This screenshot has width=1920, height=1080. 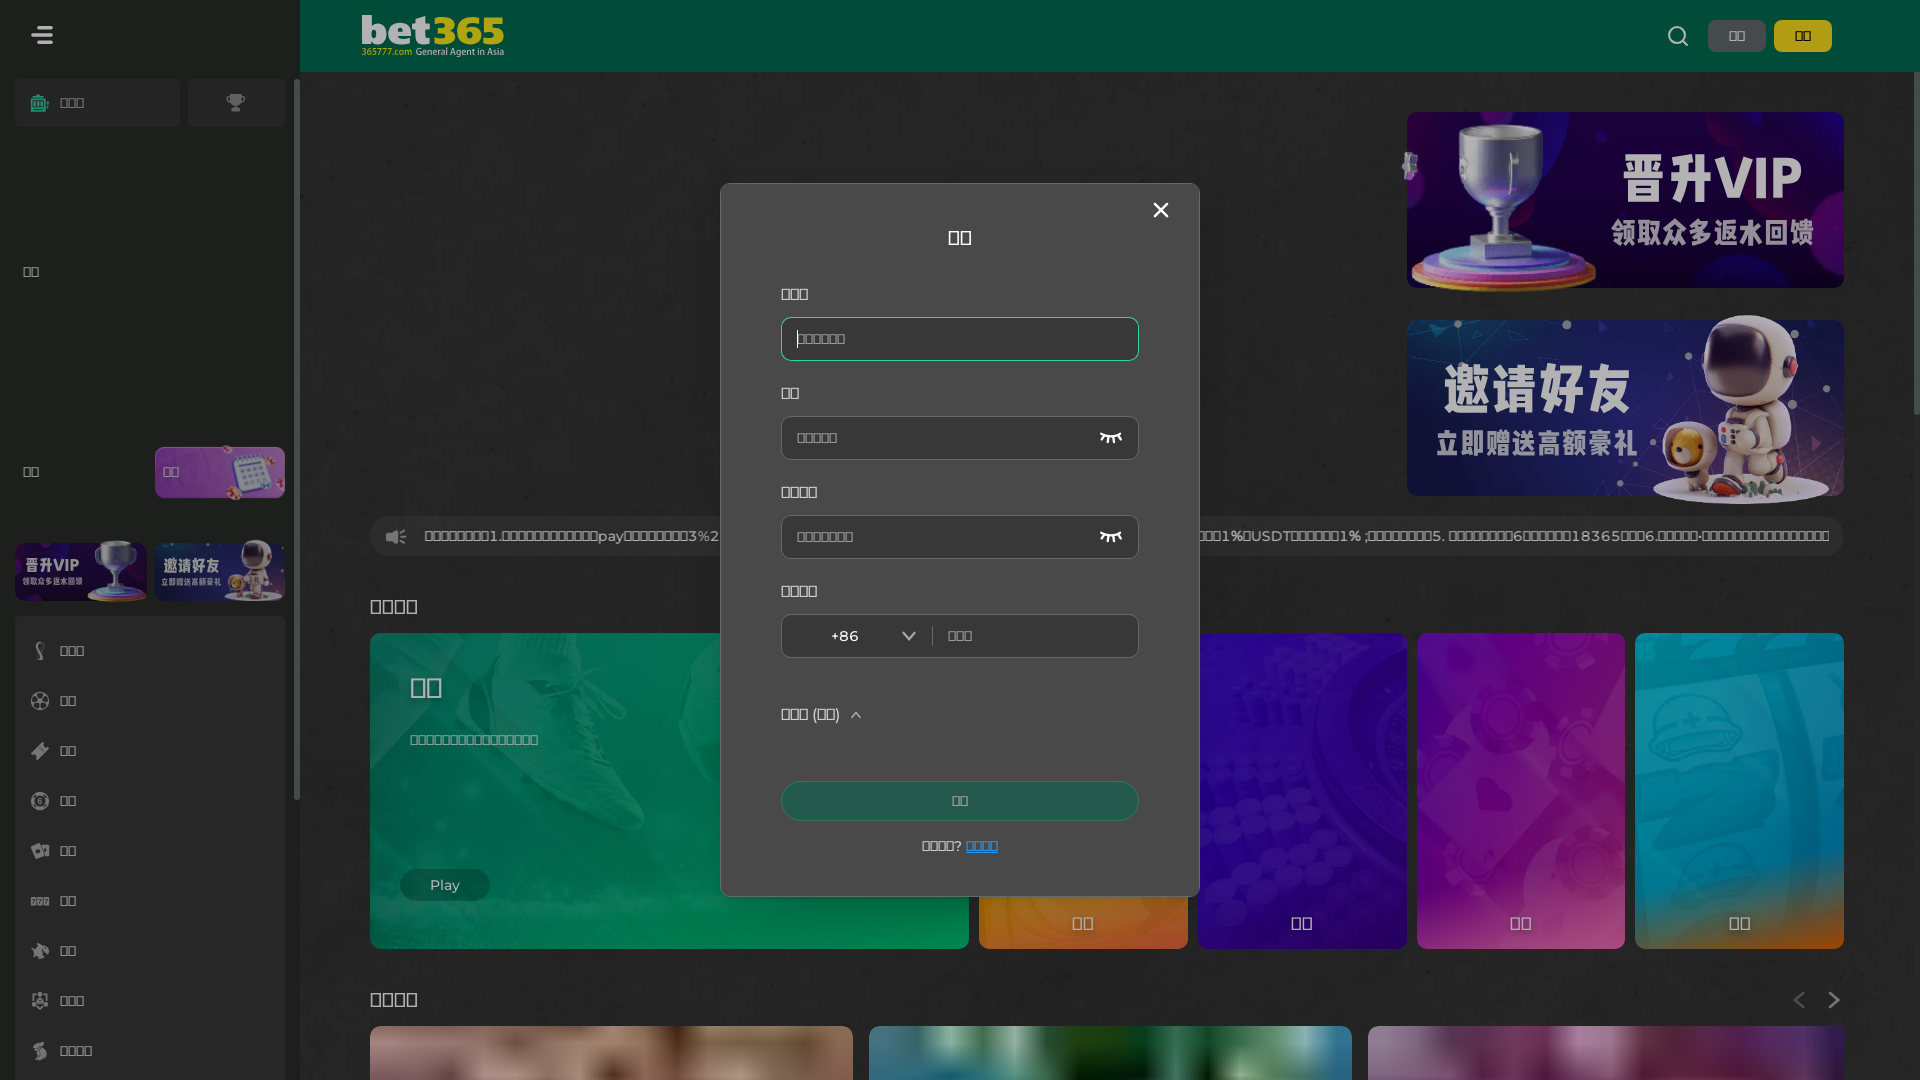 What do you see at coordinates (444, 855) in the screenshot?
I see `'Play'` at bounding box center [444, 855].